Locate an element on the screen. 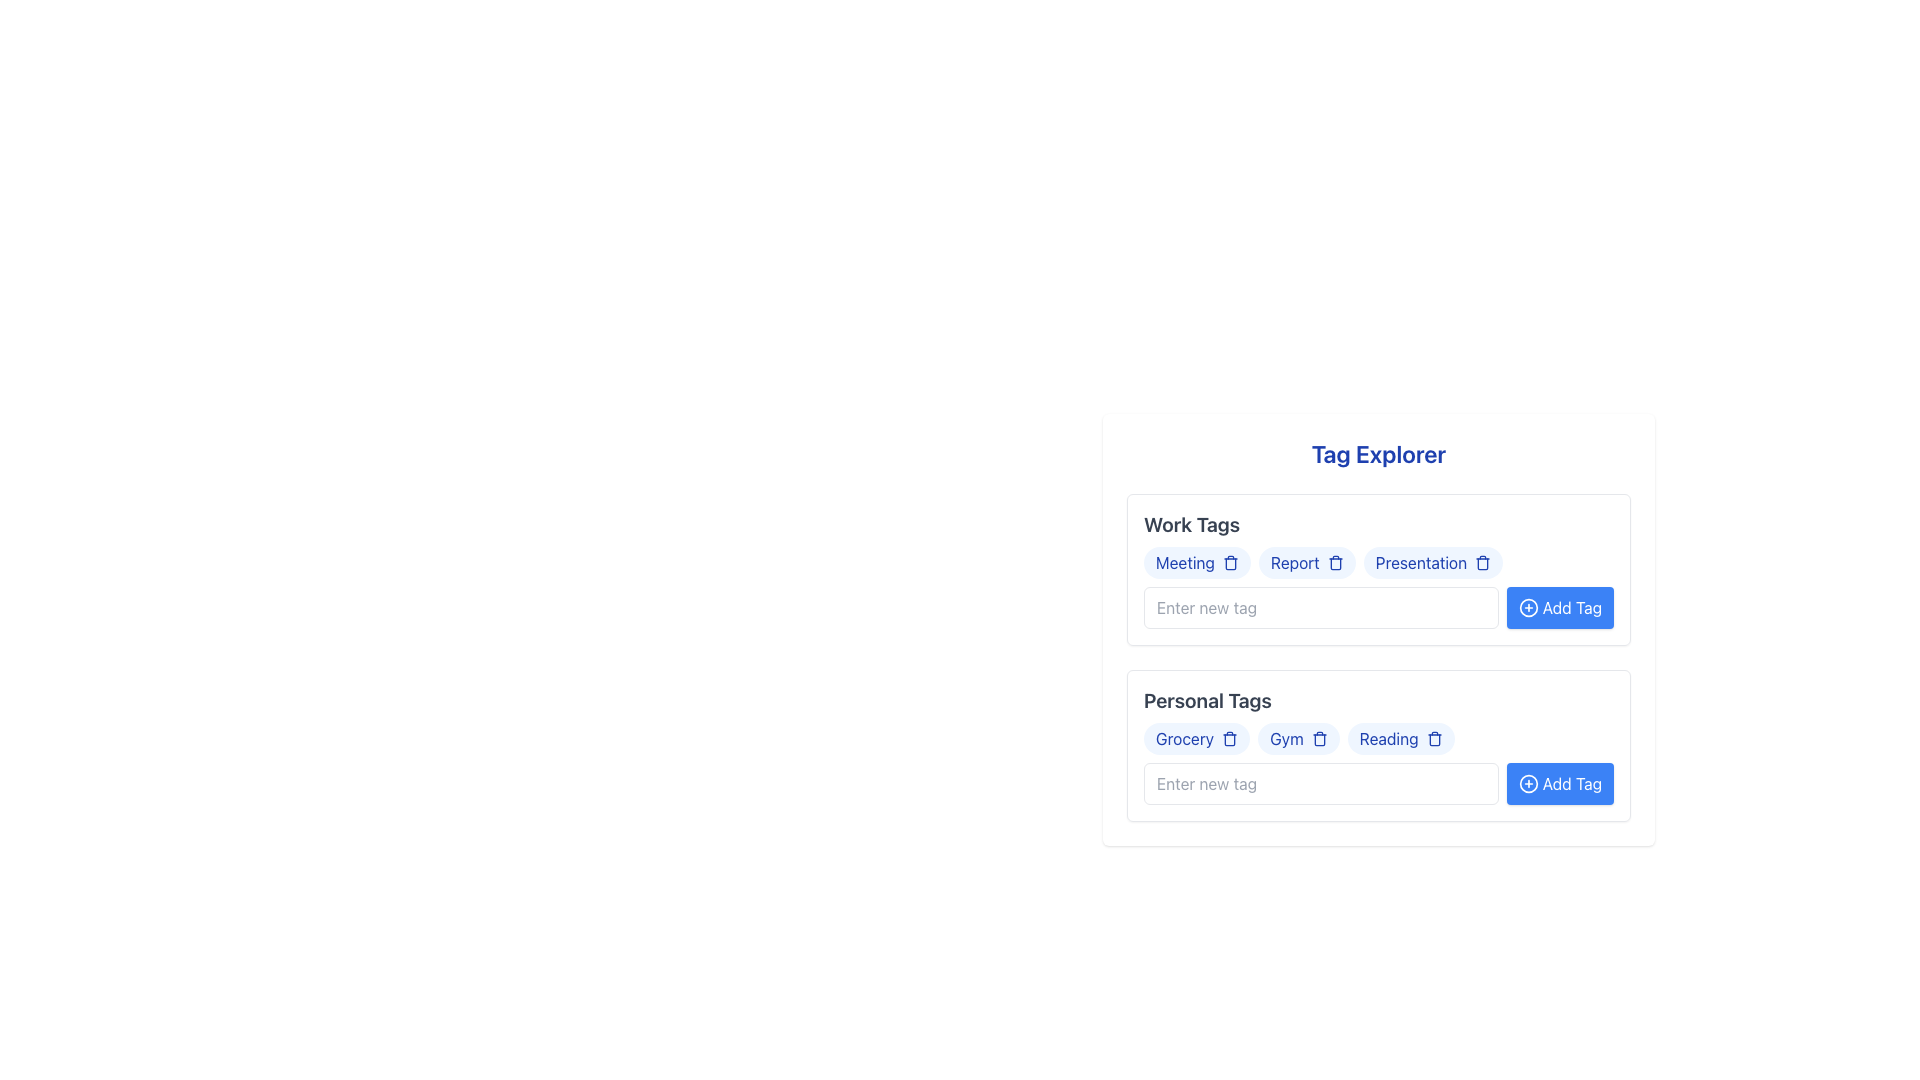  the central Vector element of the trash bin icon, which serves as a delete button is located at coordinates (1433, 740).